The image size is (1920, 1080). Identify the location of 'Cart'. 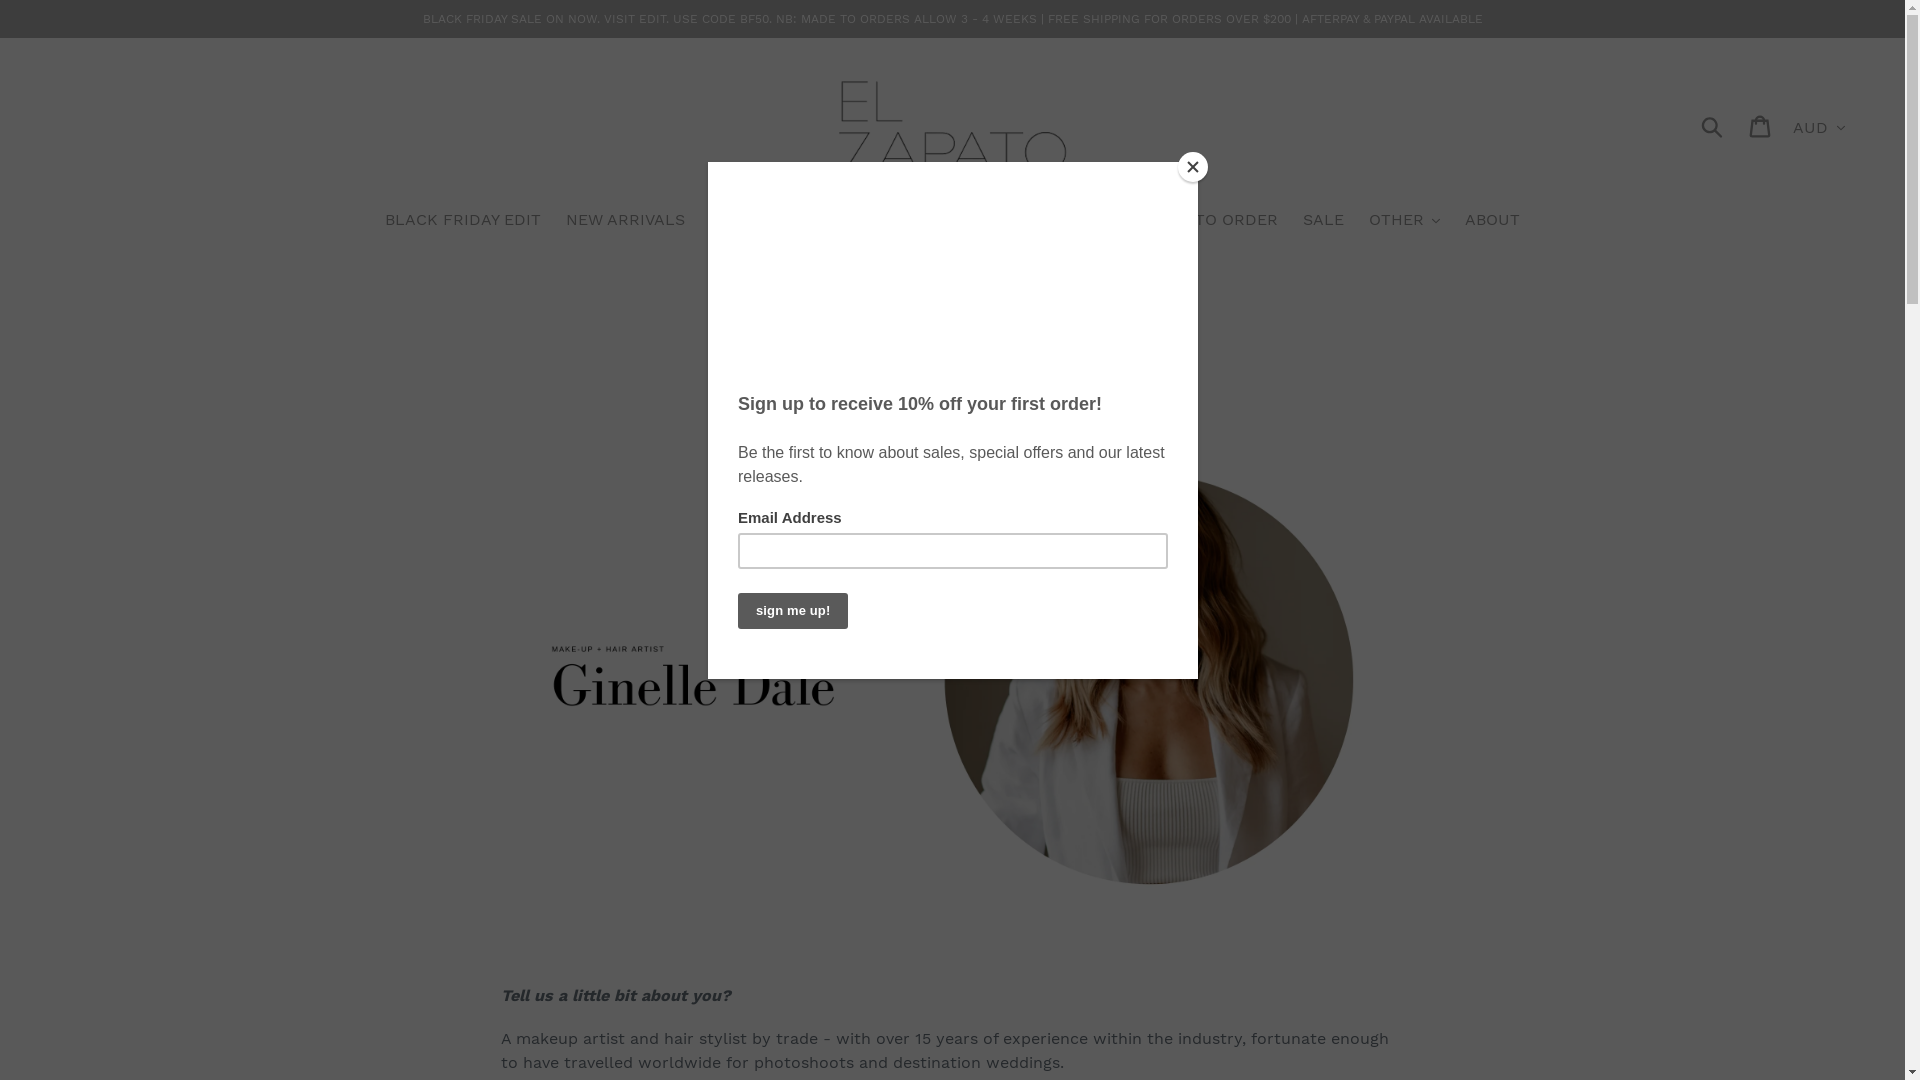
(1761, 125).